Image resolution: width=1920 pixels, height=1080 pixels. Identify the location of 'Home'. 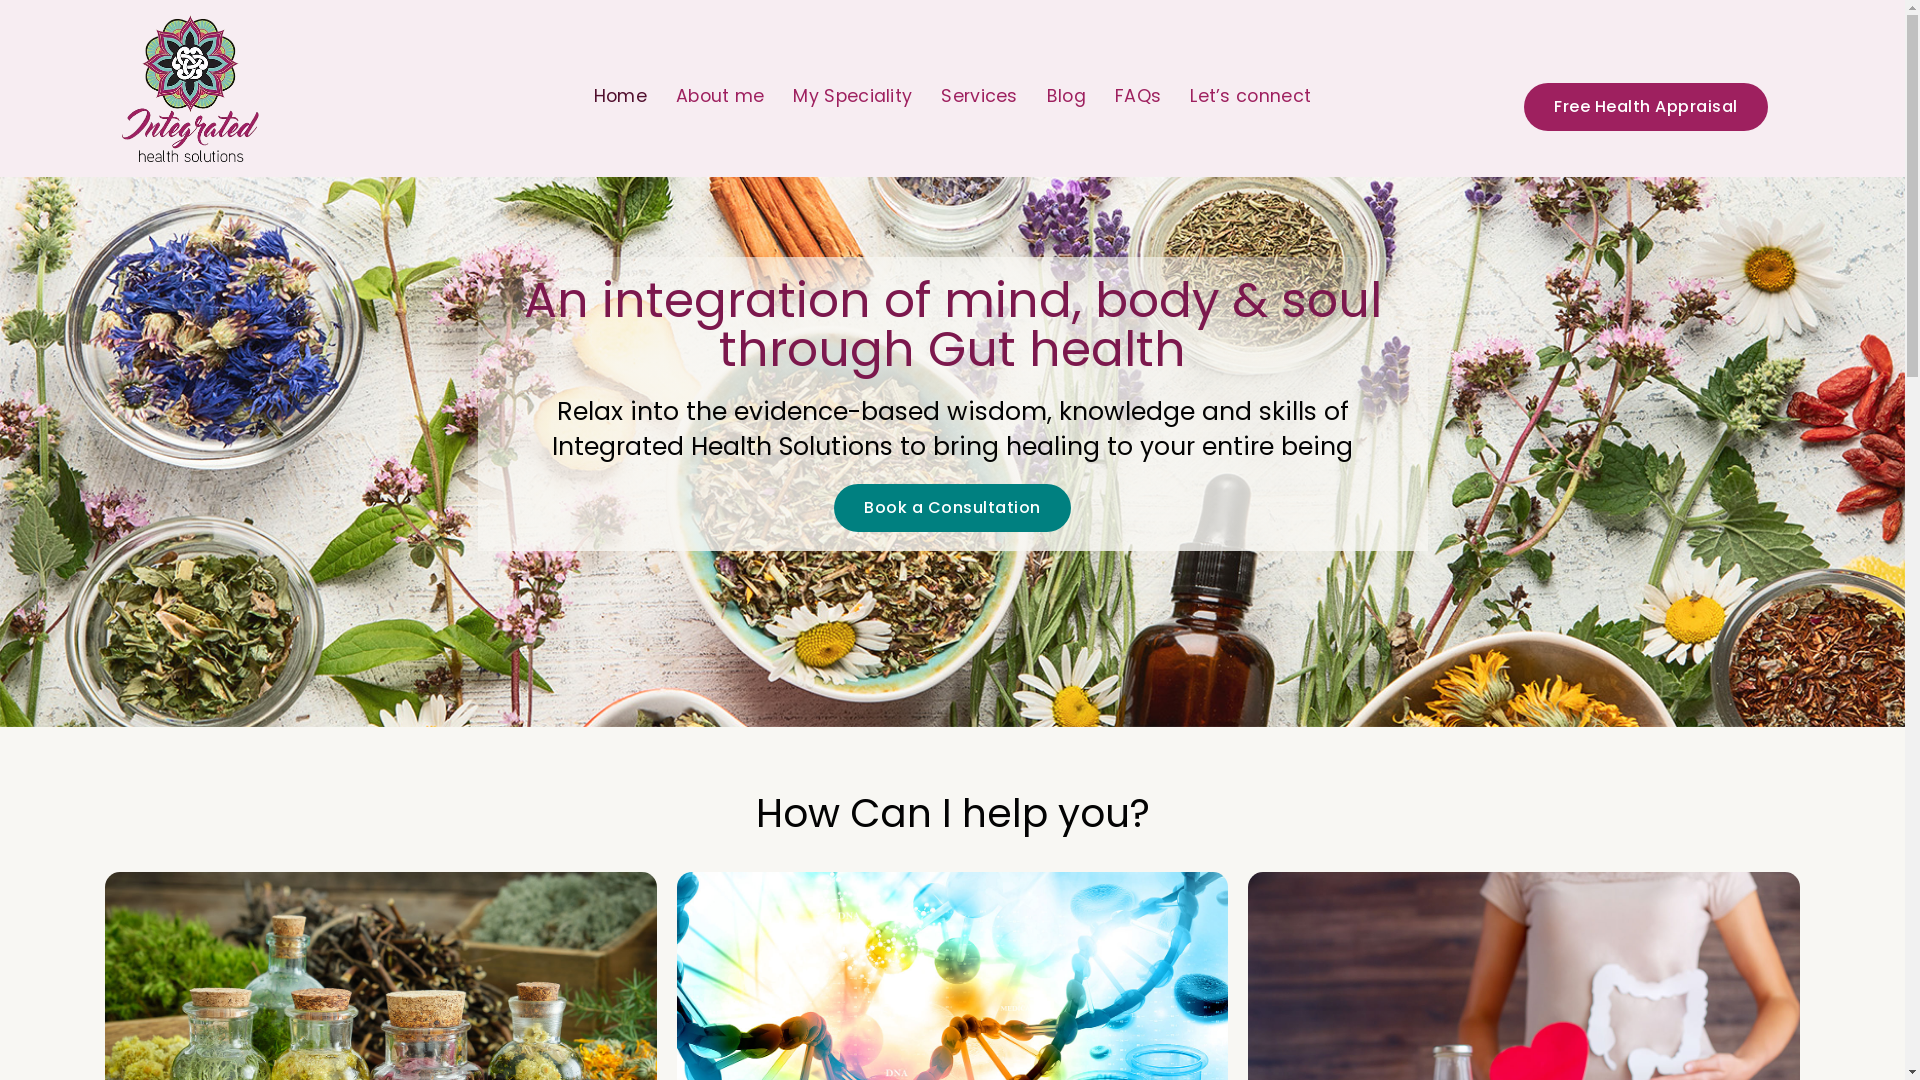
(619, 96).